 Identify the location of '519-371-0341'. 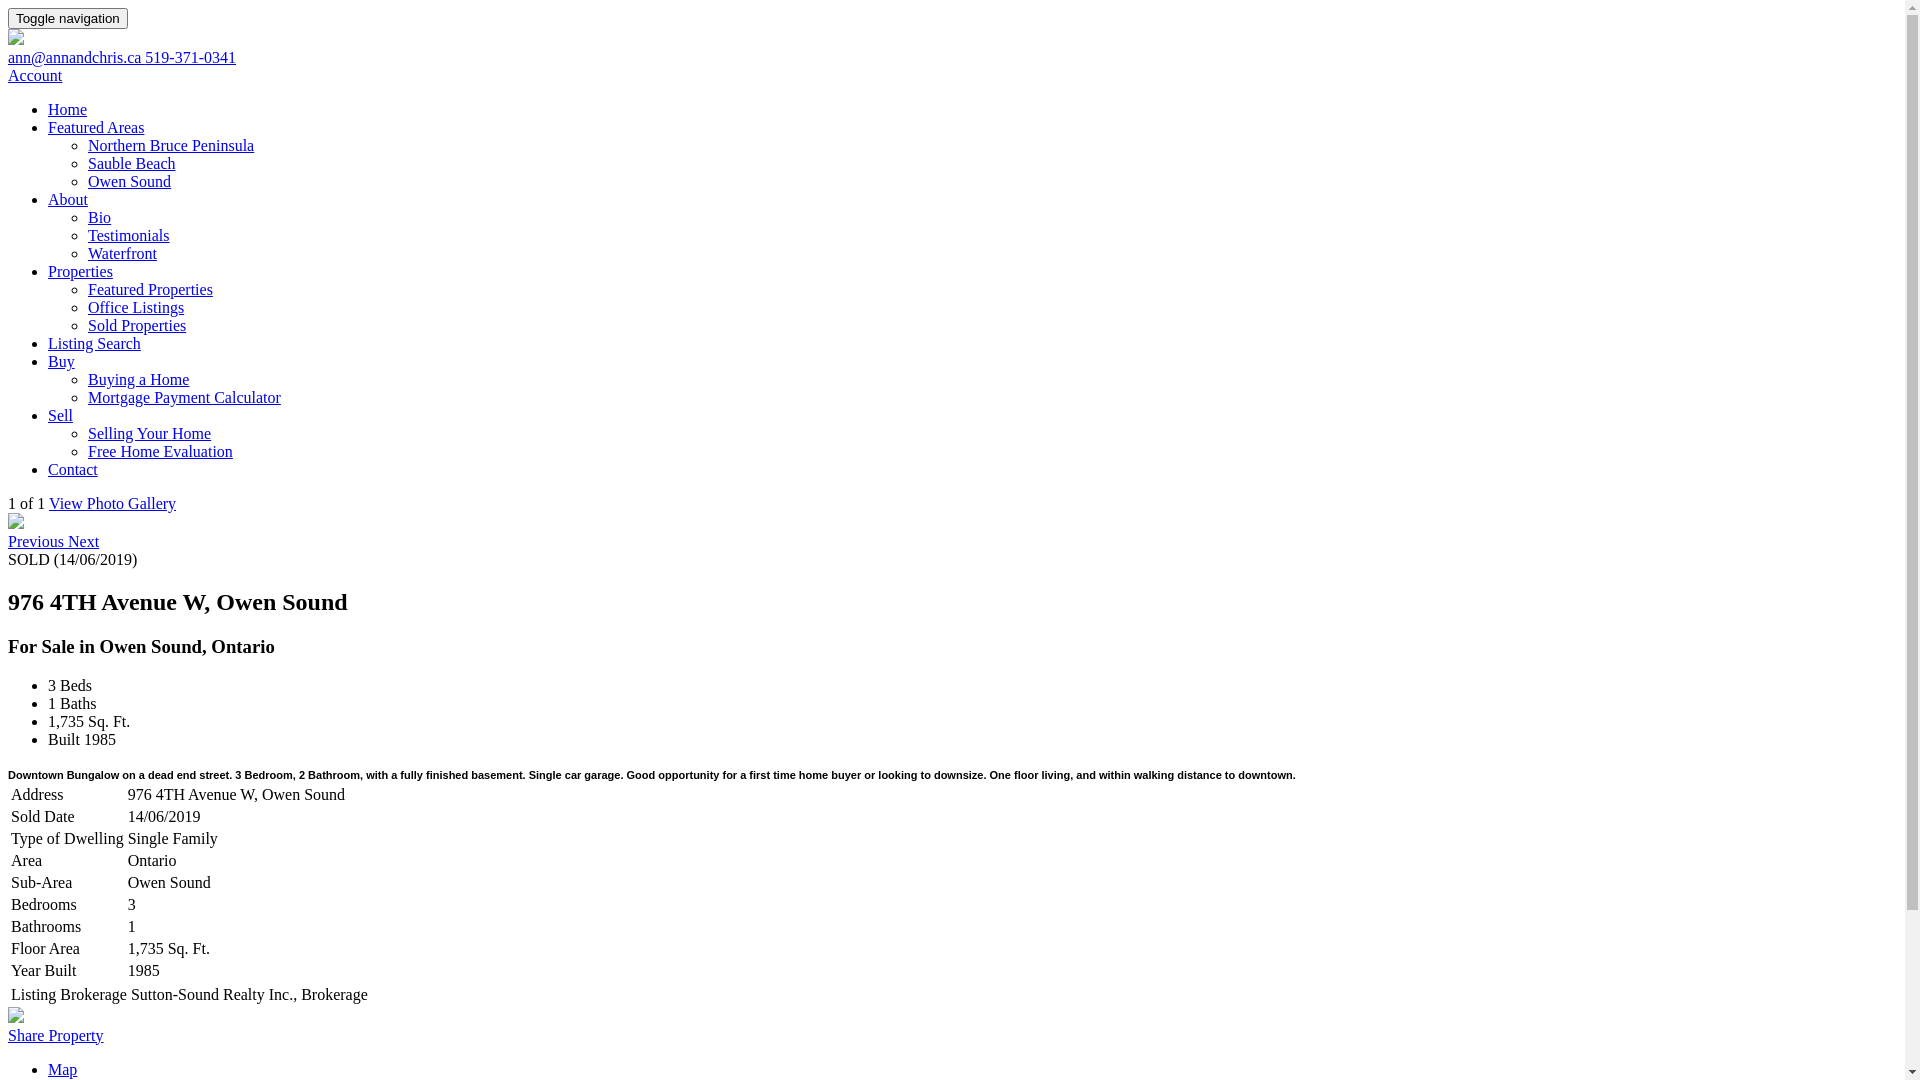
(190, 56).